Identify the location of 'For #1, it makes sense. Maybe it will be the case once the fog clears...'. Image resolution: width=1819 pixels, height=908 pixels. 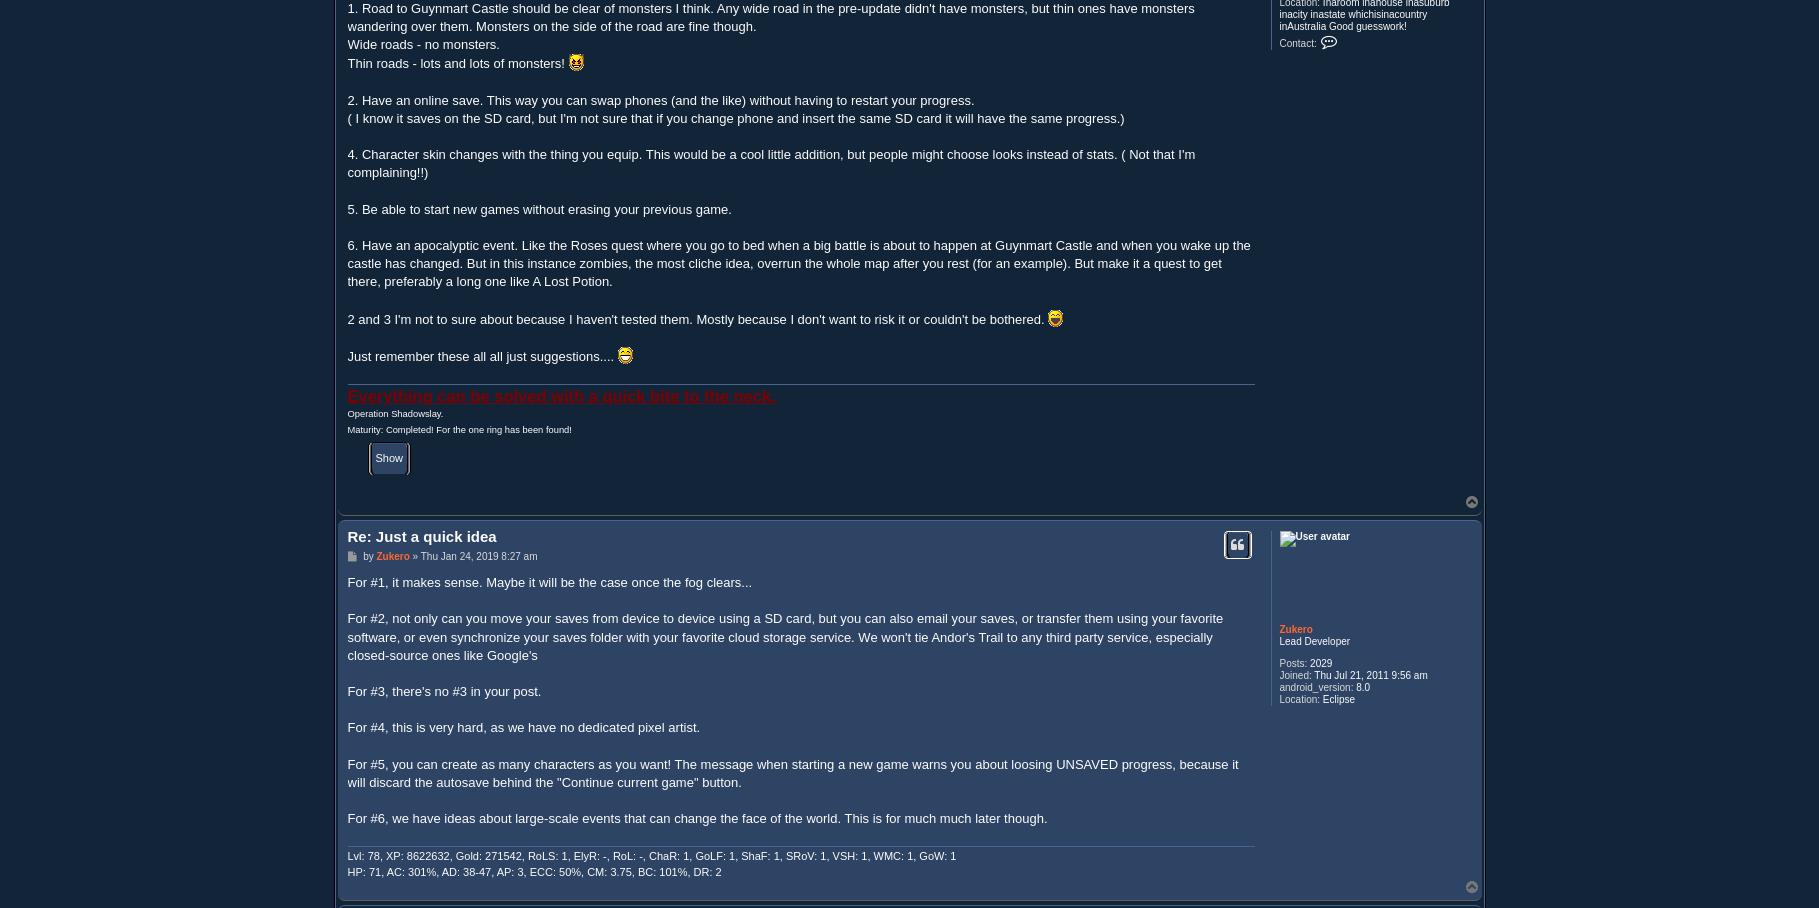
(549, 581).